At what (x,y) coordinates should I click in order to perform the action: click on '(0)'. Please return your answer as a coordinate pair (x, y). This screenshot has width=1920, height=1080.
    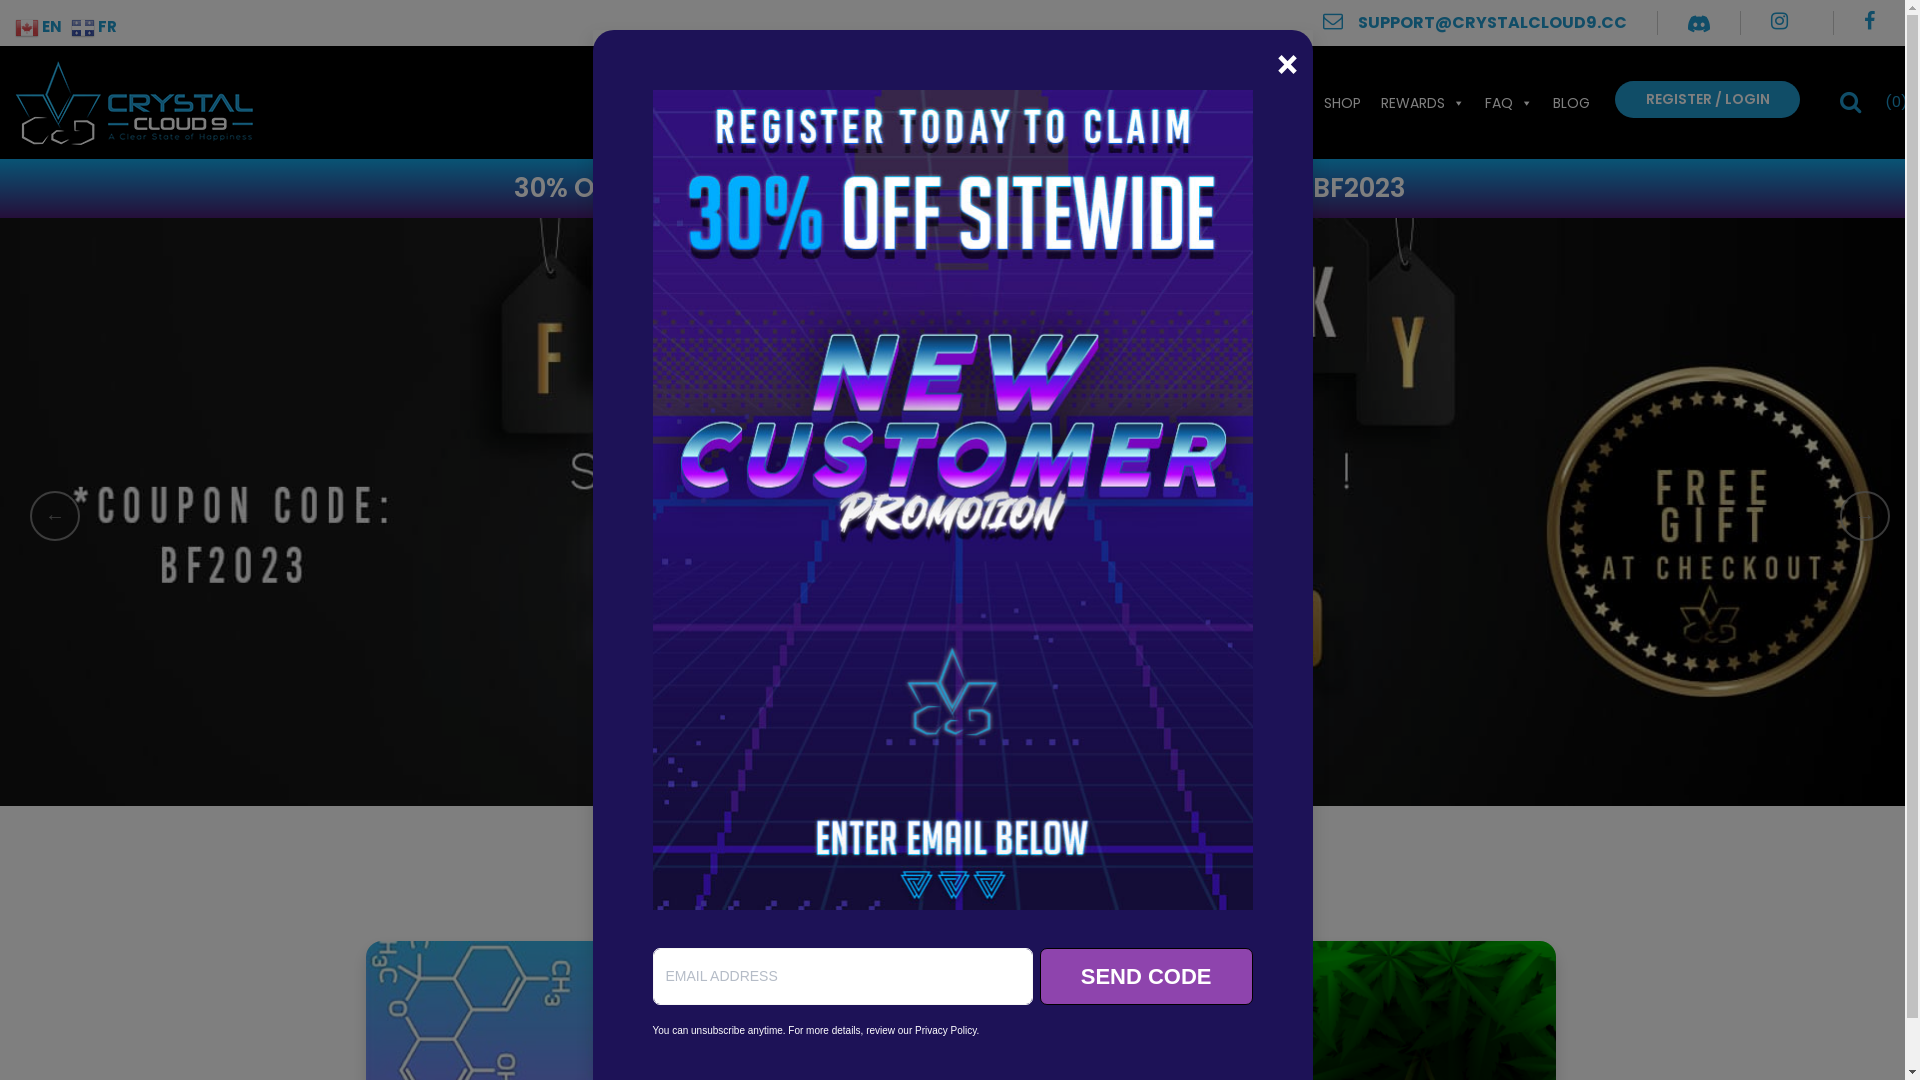
    Looking at the image, I should click on (1895, 101).